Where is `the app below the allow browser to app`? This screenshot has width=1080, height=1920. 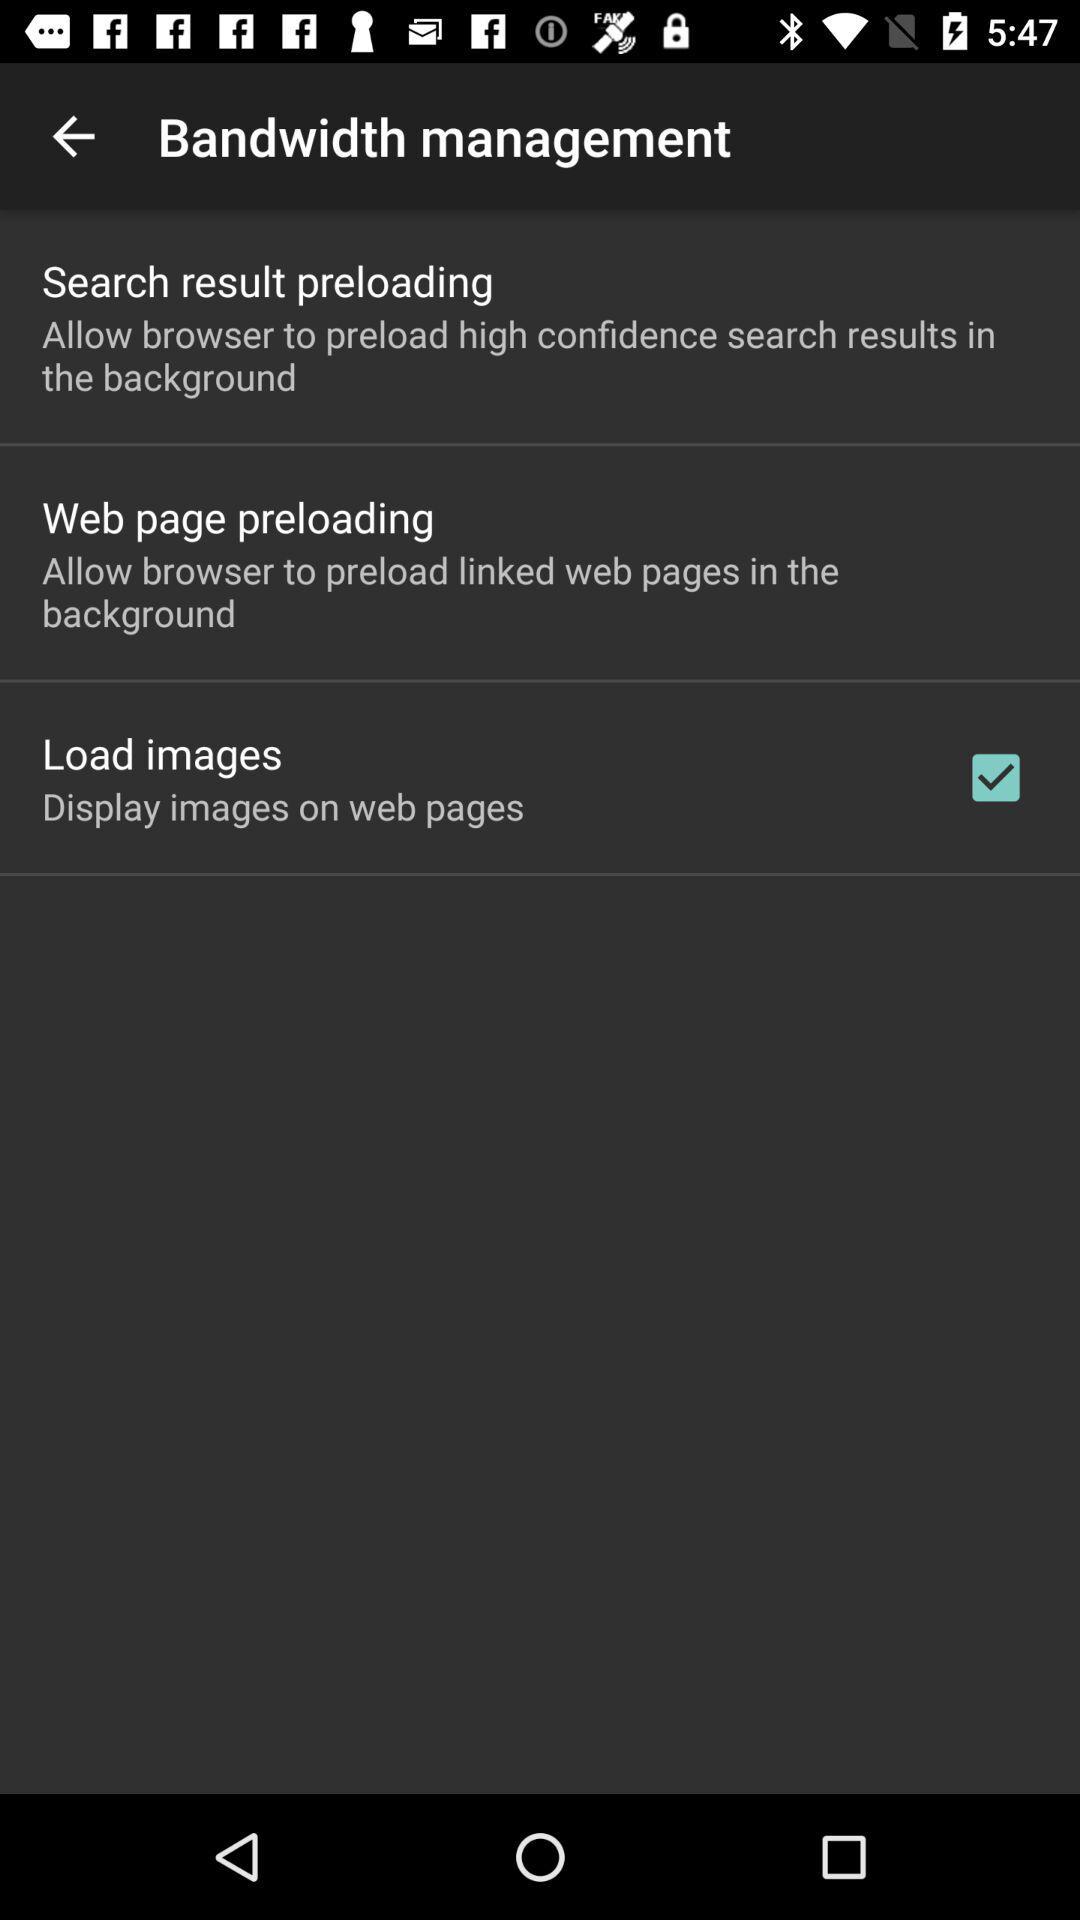 the app below the allow browser to app is located at coordinates (161, 752).